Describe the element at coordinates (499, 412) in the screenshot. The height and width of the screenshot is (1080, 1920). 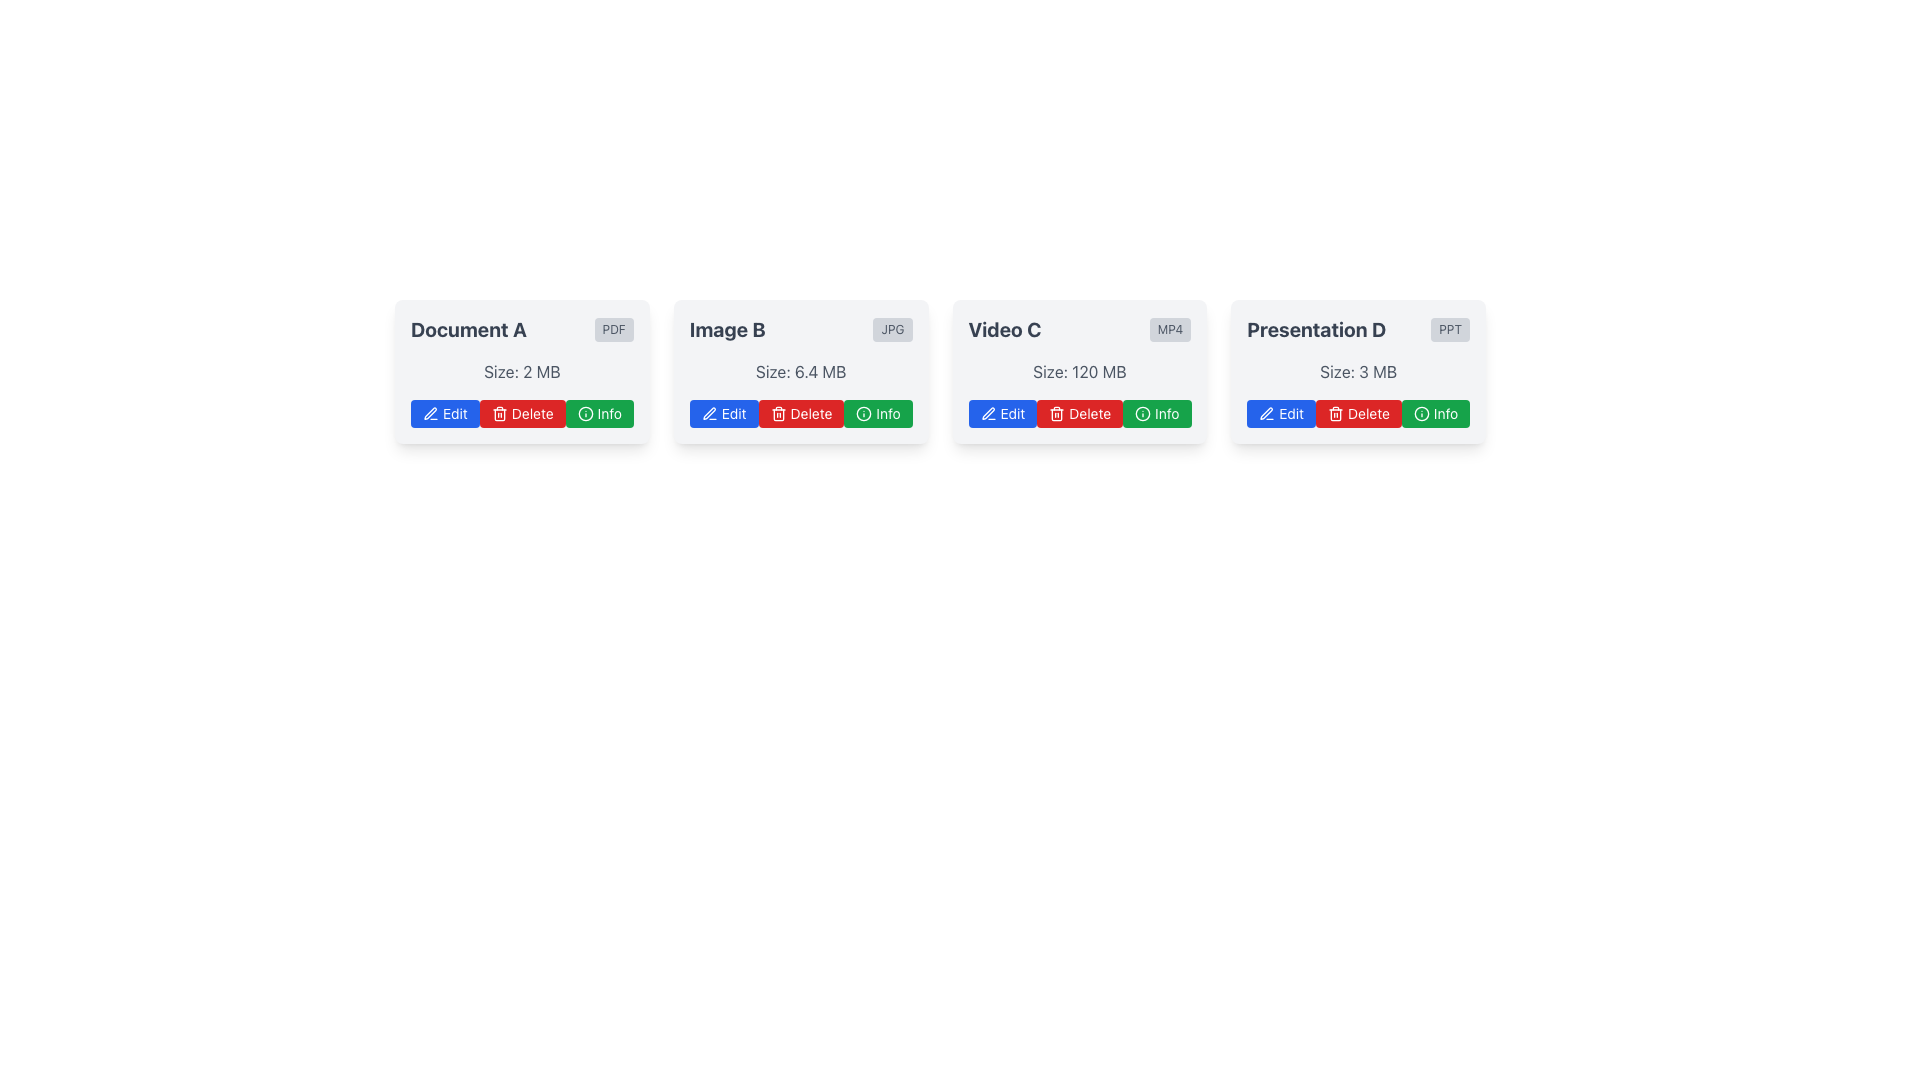
I see `the icon inside the 'Delete' button, which is the second button in a horizontal sequence of actions under the card labeled 'Document A'` at that location.